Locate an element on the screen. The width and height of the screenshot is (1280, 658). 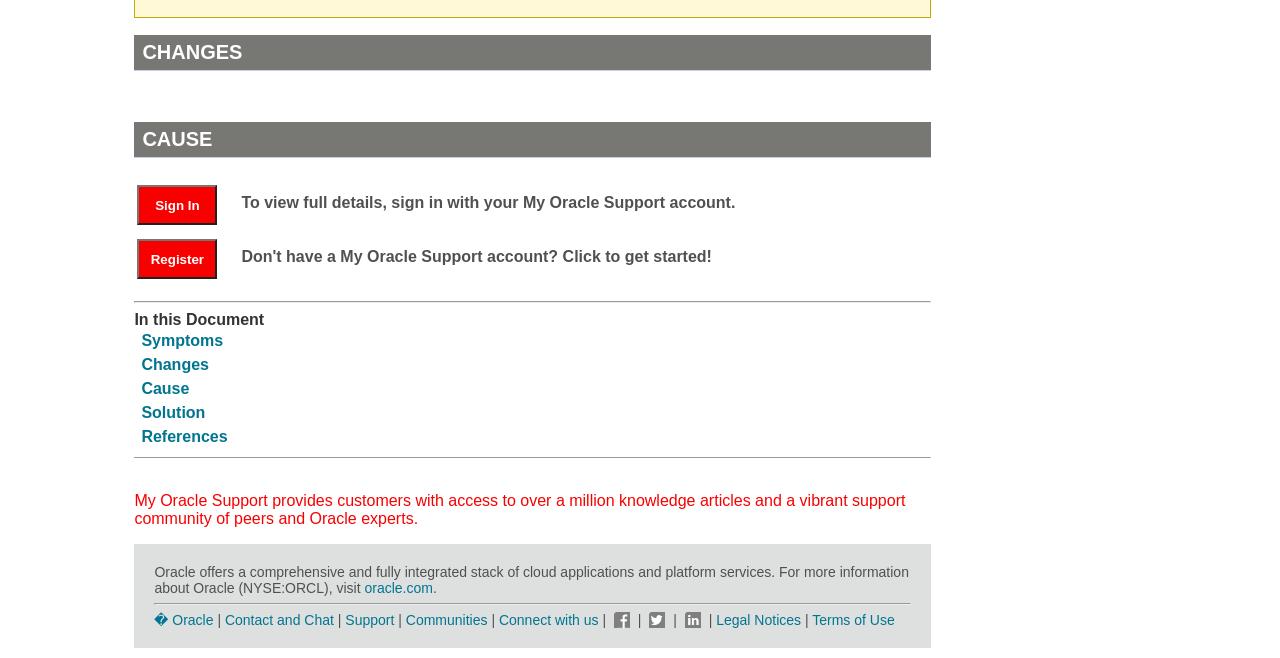
'Communities' is located at coordinates (444, 618).